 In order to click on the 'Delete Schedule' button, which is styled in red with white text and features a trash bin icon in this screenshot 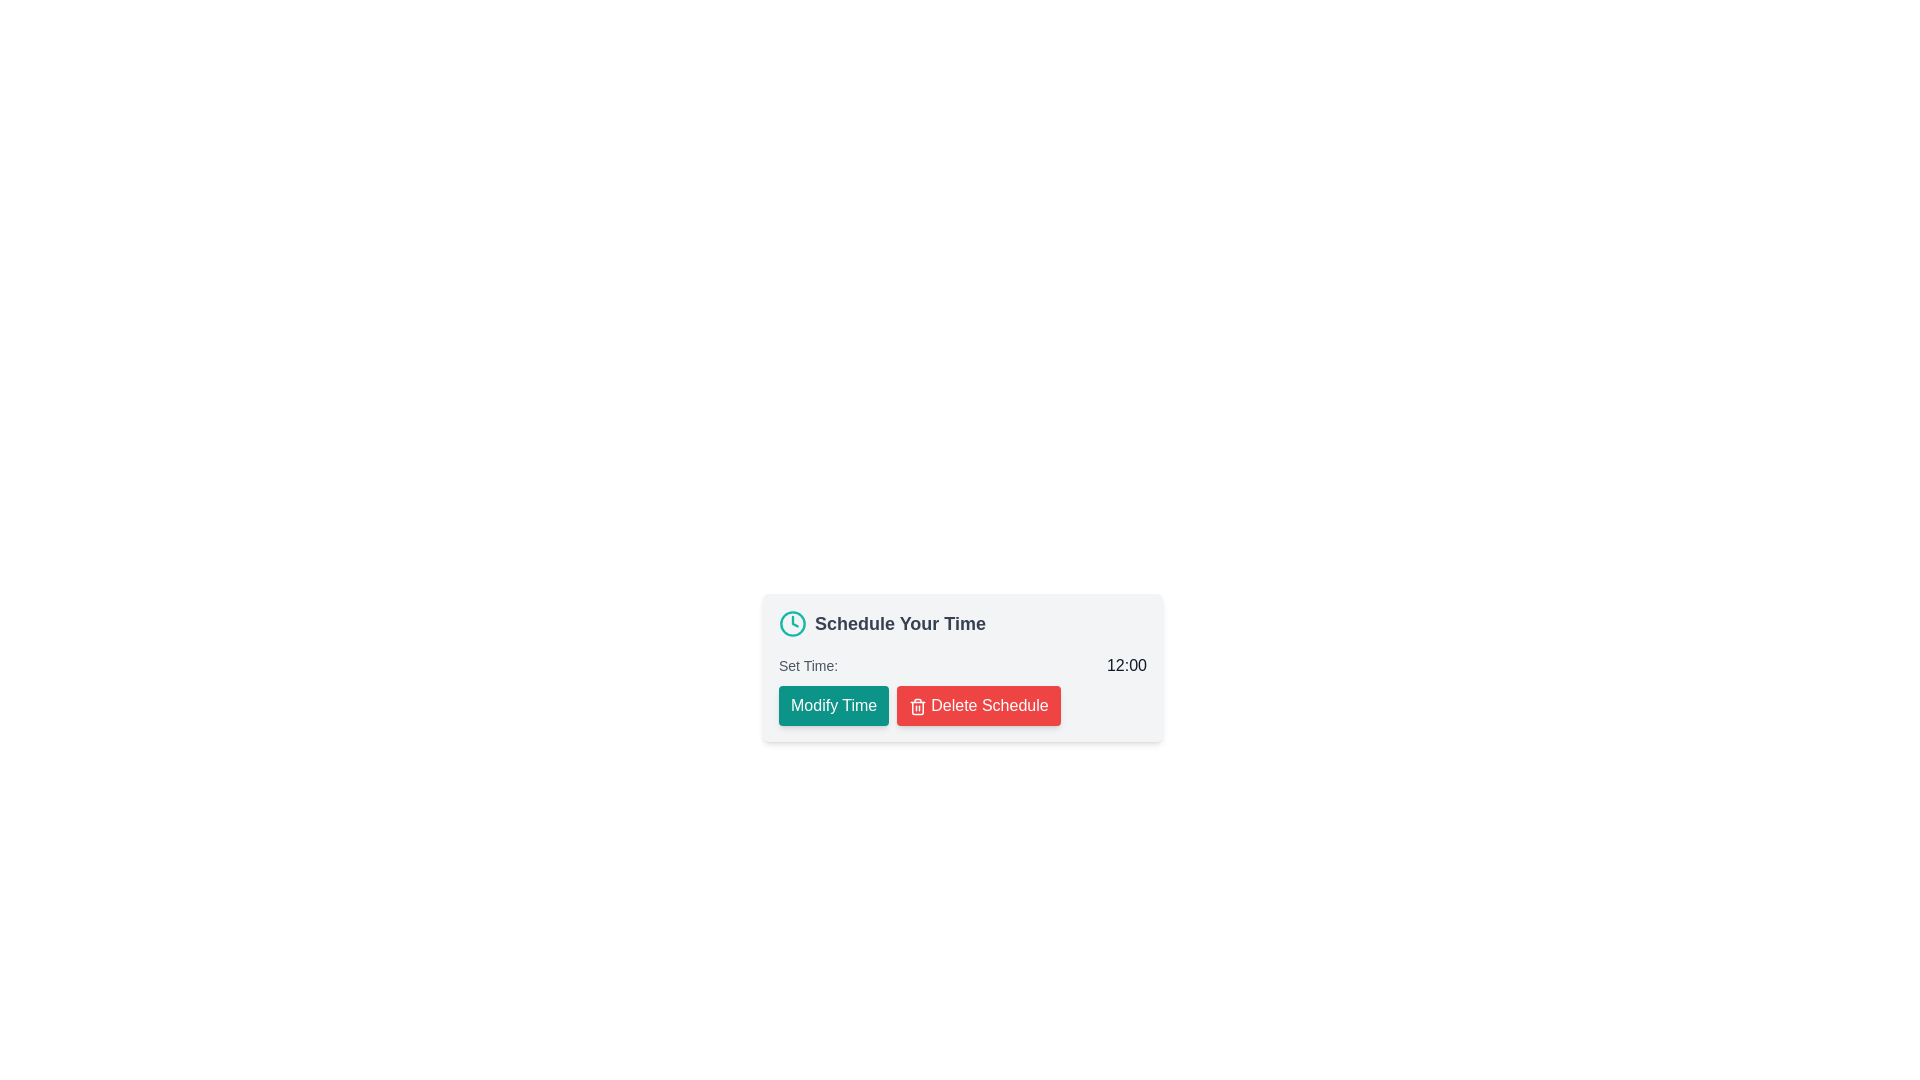, I will do `click(963, 704)`.